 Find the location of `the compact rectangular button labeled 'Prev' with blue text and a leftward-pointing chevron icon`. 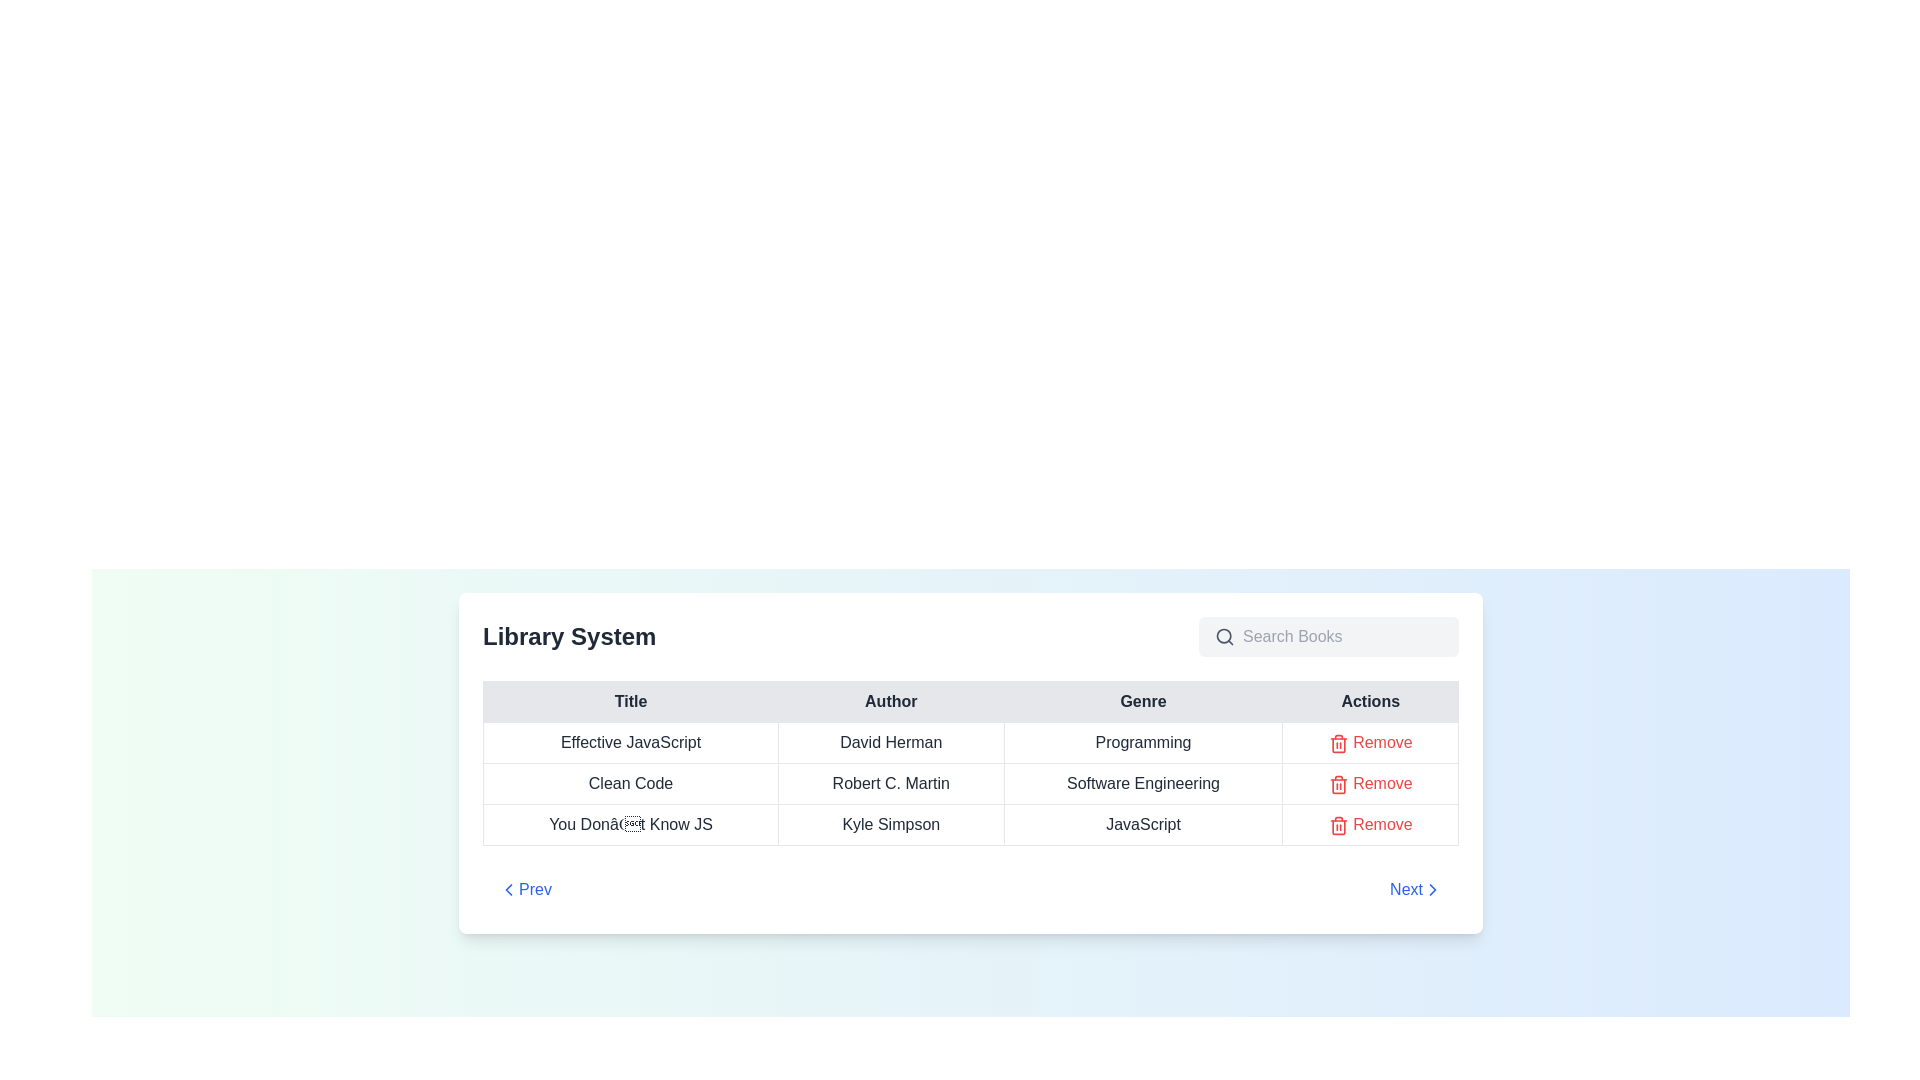

the compact rectangular button labeled 'Prev' with blue text and a leftward-pointing chevron icon is located at coordinates (525, 889).